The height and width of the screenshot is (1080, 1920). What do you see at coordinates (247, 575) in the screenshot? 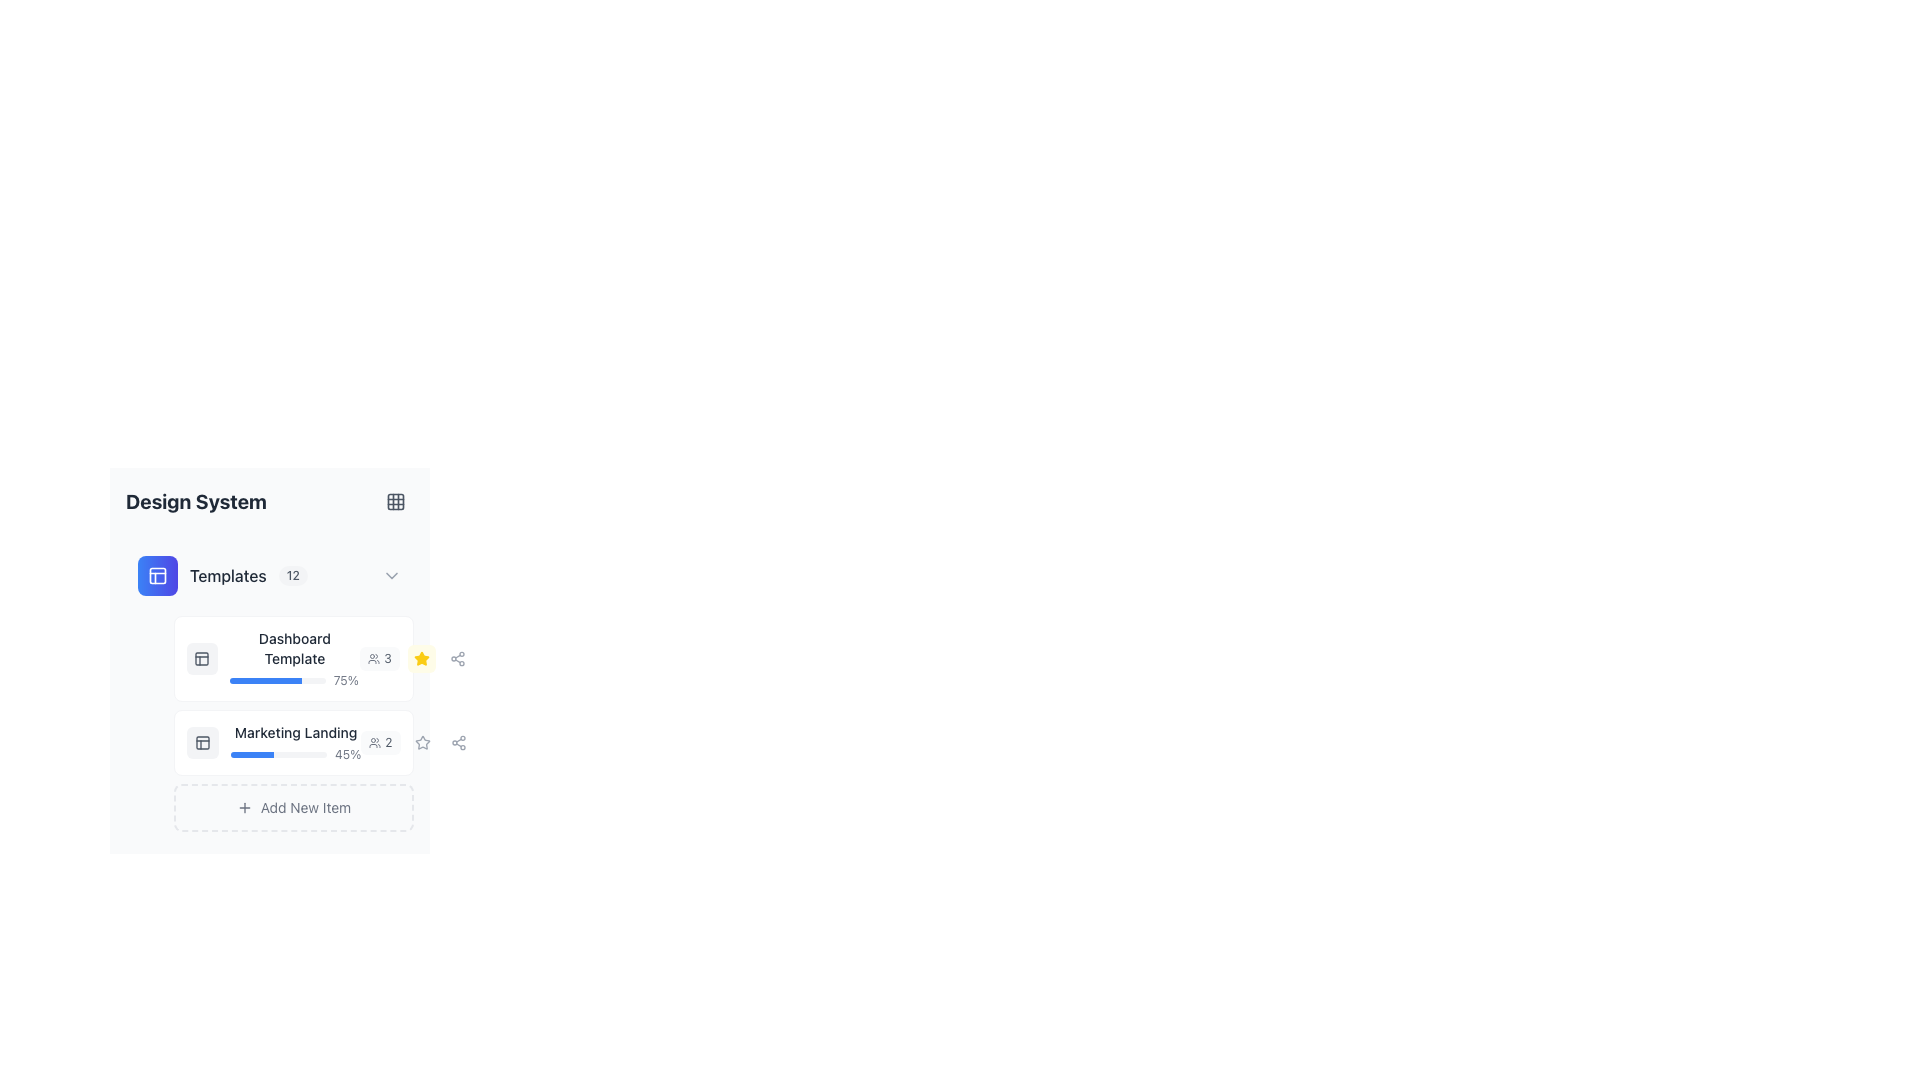
I see `the 'Templates' informational element with an embedded badge, which displays the word 'Templates' in gray and the number '12' in a rounded background, located under a blue folder icon in the 'Design System' menu` at bounding box center [247, 575].